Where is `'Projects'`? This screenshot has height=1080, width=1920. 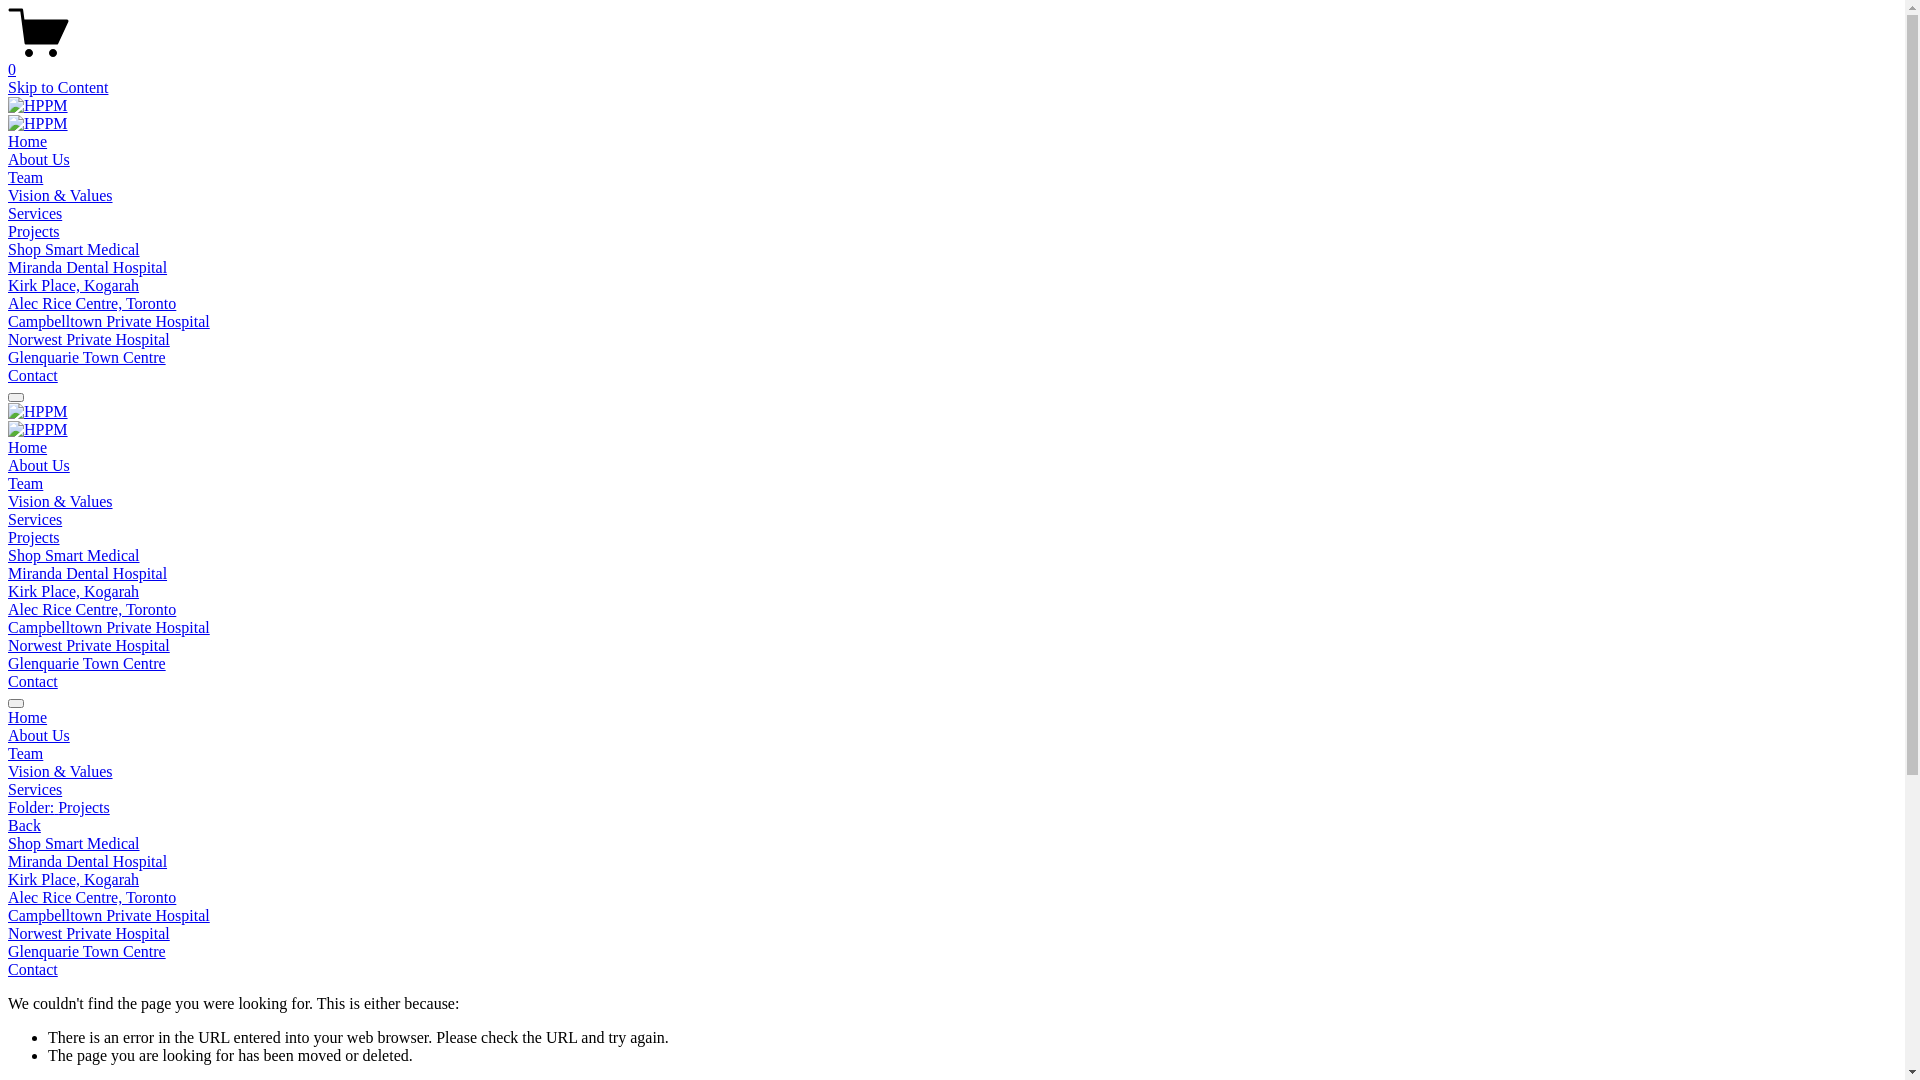
'Projects' is located at coordinates (33, 230).